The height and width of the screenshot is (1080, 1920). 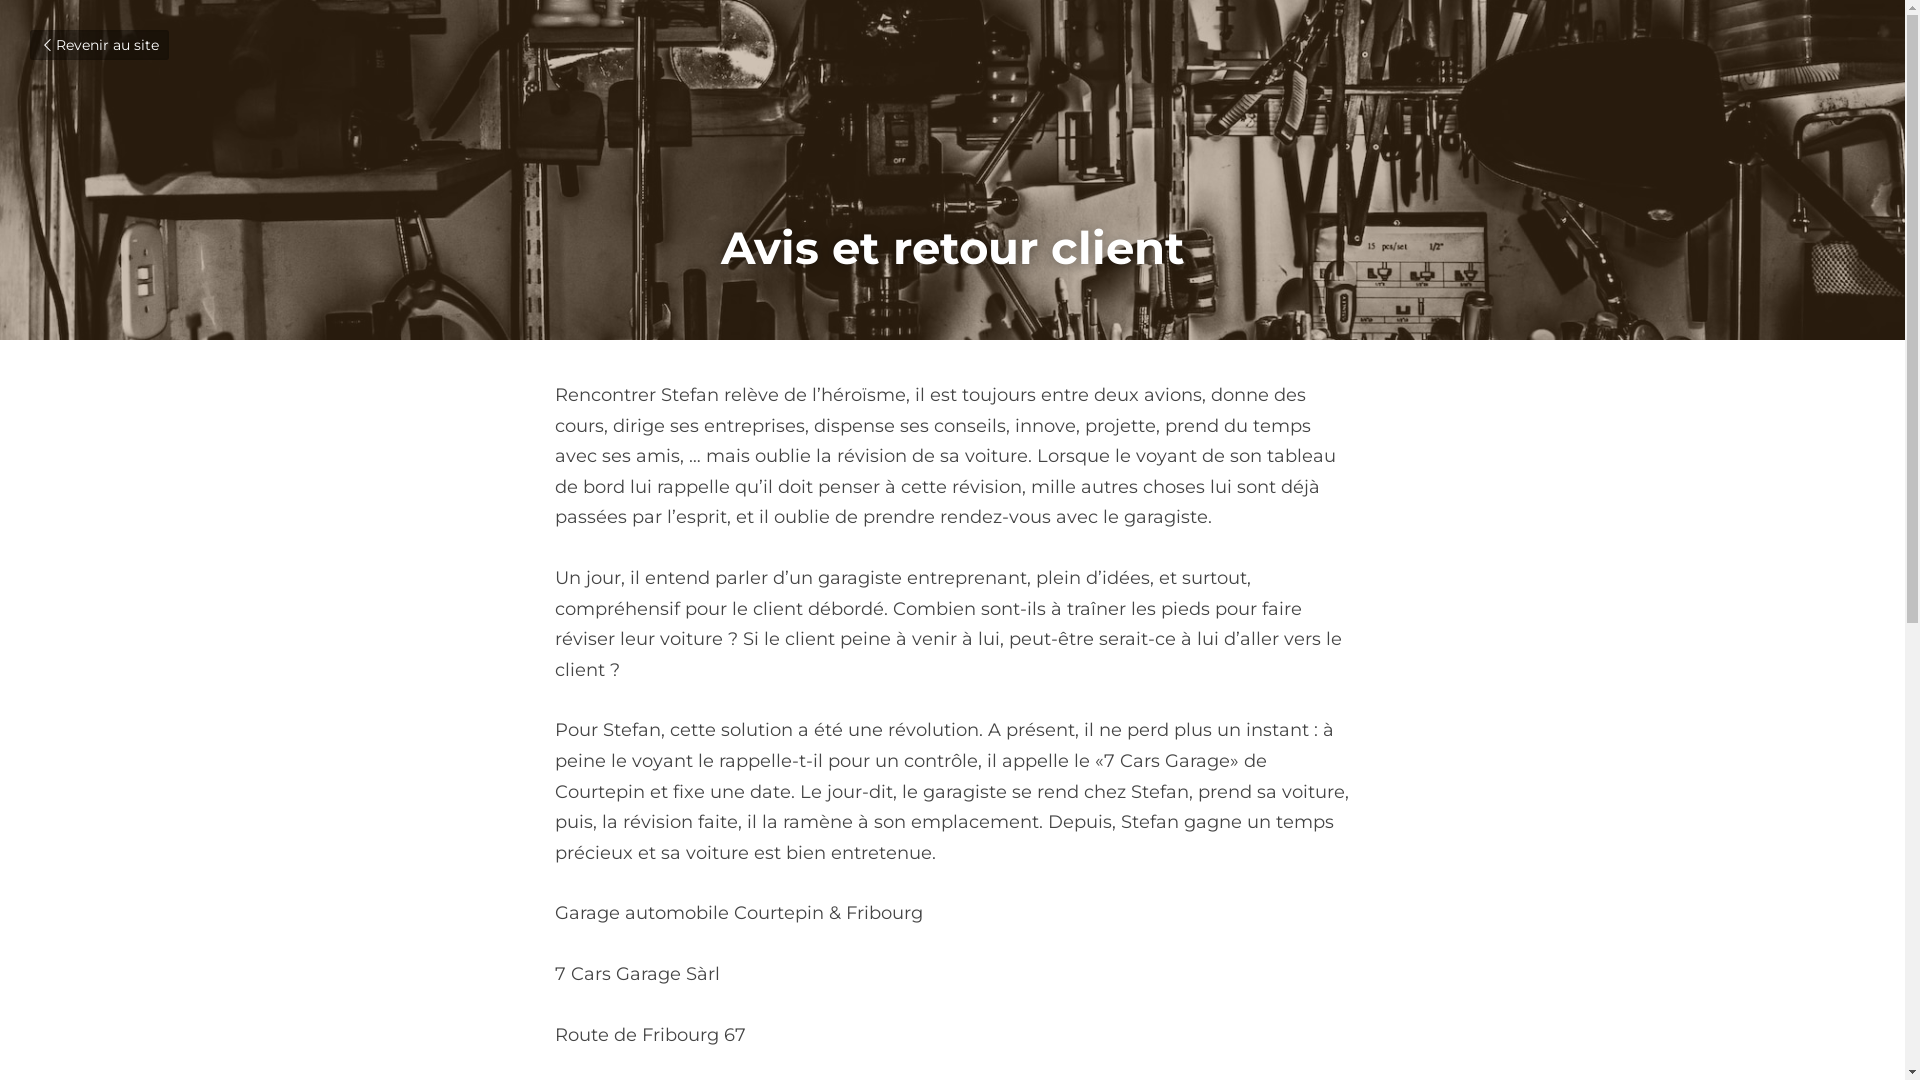 I want to click on 'Revenir au site', so click(x=98, y=45).